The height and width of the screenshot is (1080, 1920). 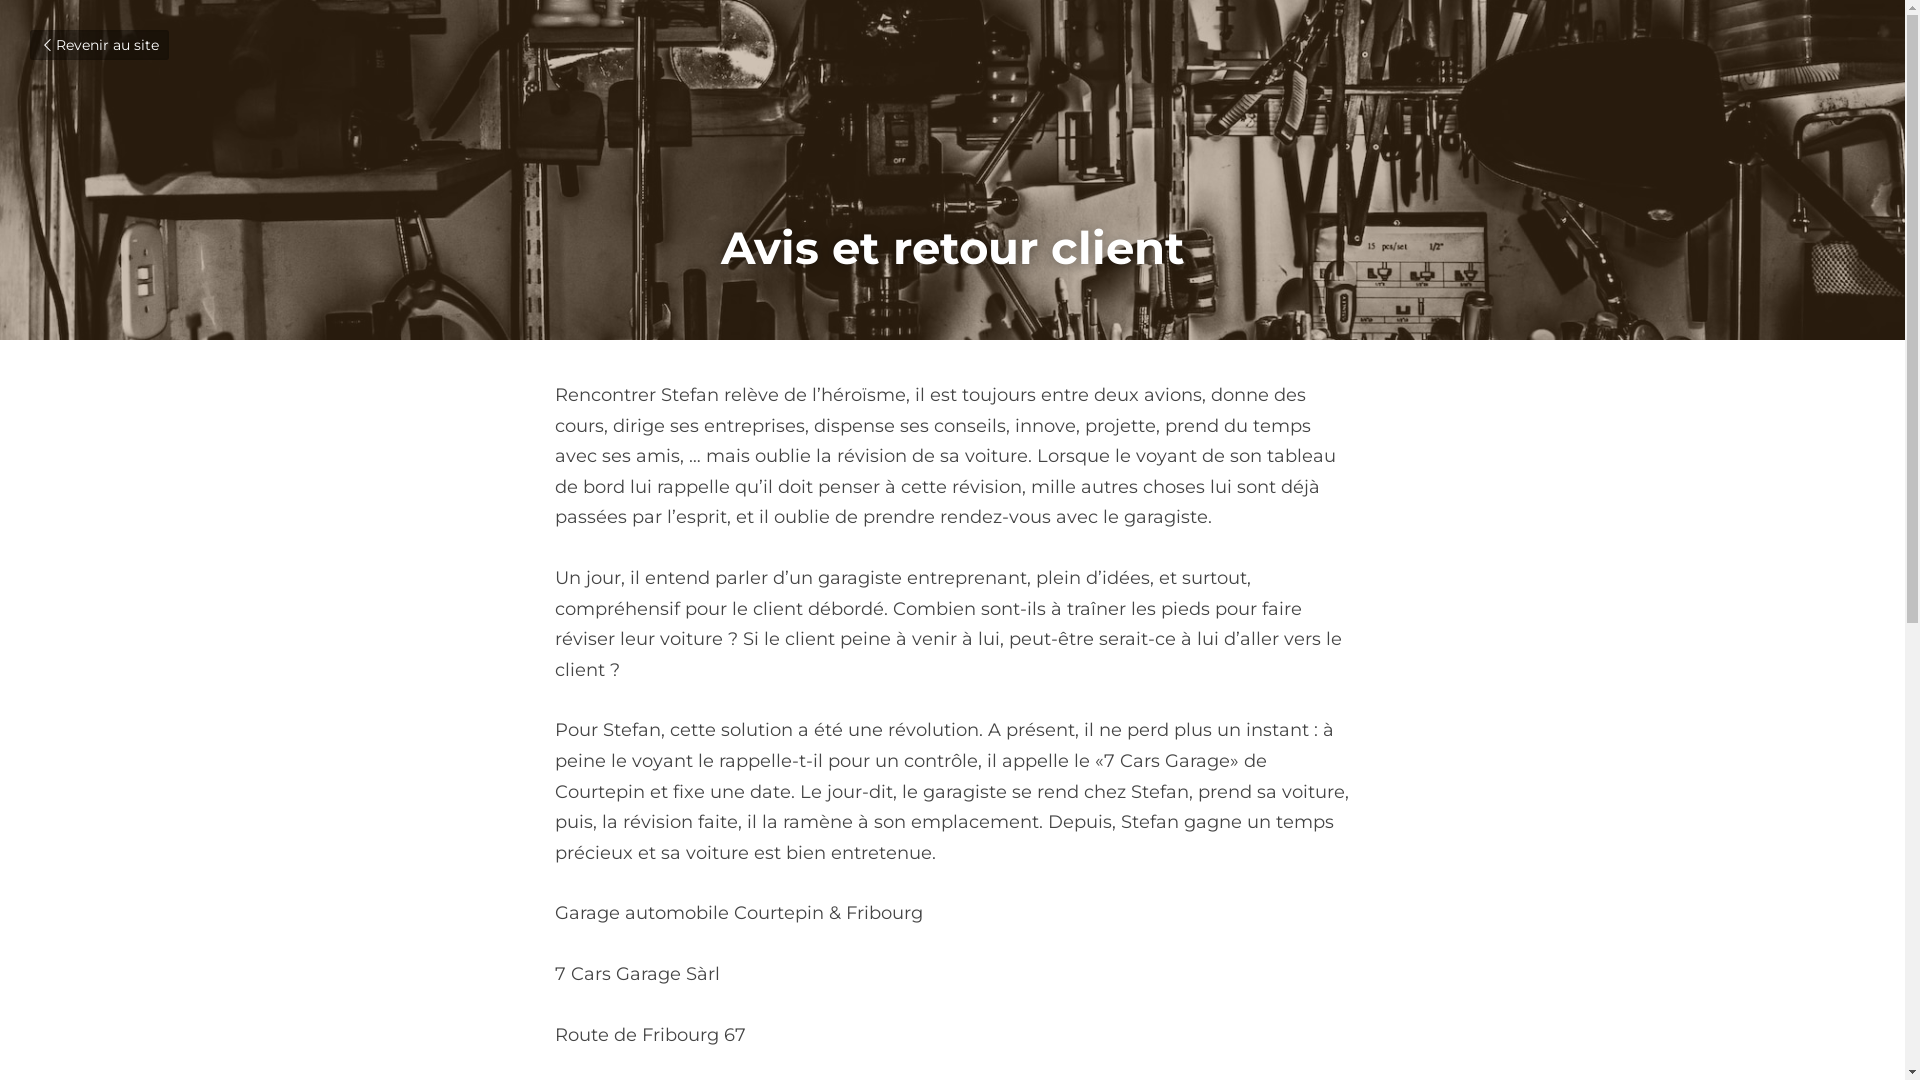 I want to click on 'Revenir au site', so click(x=98, y=45).